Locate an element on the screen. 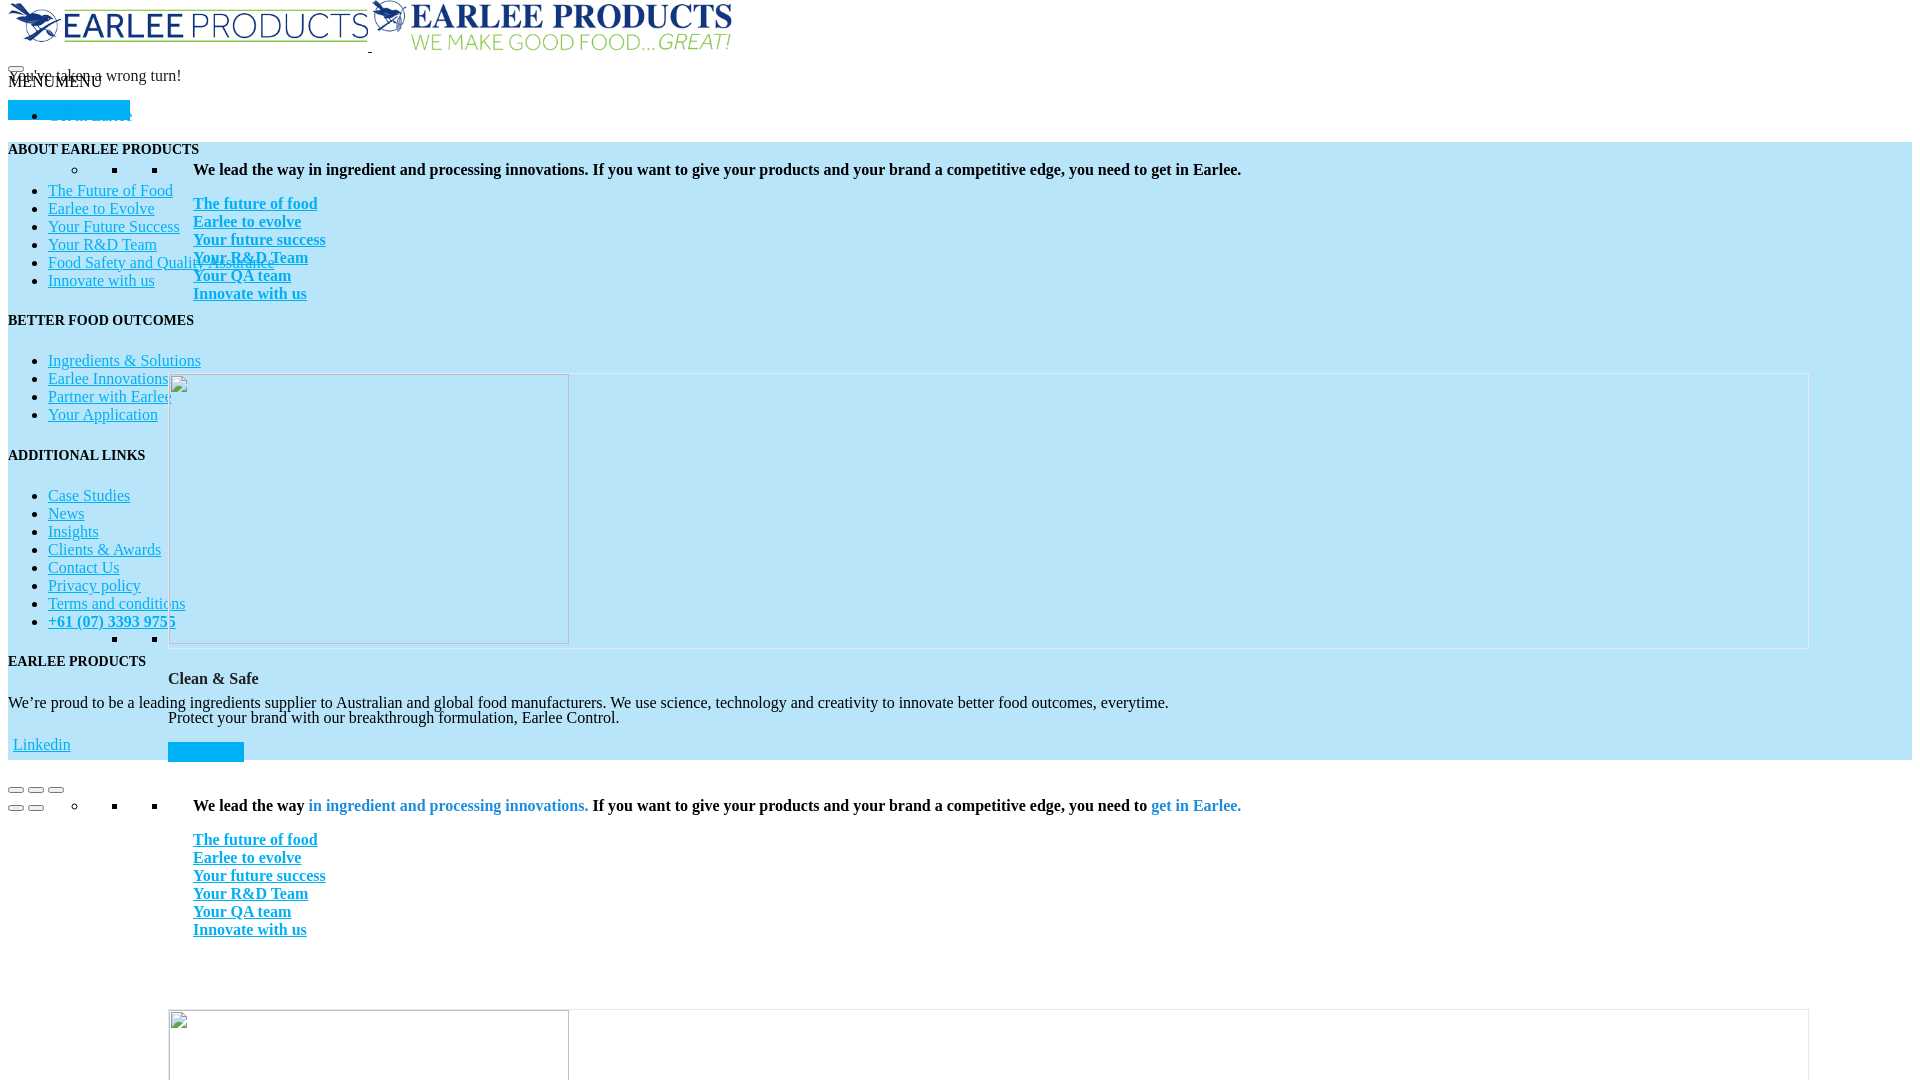 This screenshot has height=1080, width=1920. 'Privacy policy' is located at coordinates (93, 585).